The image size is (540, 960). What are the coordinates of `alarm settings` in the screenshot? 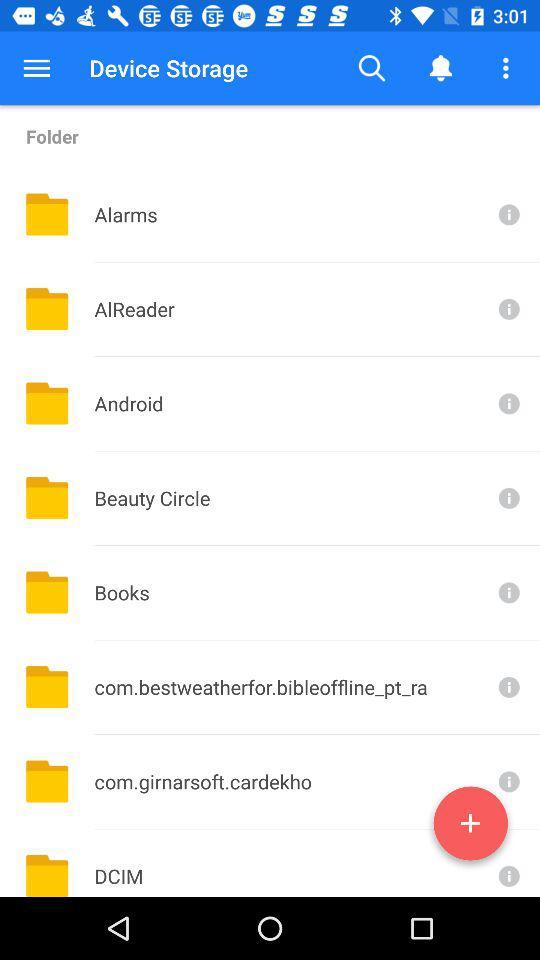 It's located at (507, 214).